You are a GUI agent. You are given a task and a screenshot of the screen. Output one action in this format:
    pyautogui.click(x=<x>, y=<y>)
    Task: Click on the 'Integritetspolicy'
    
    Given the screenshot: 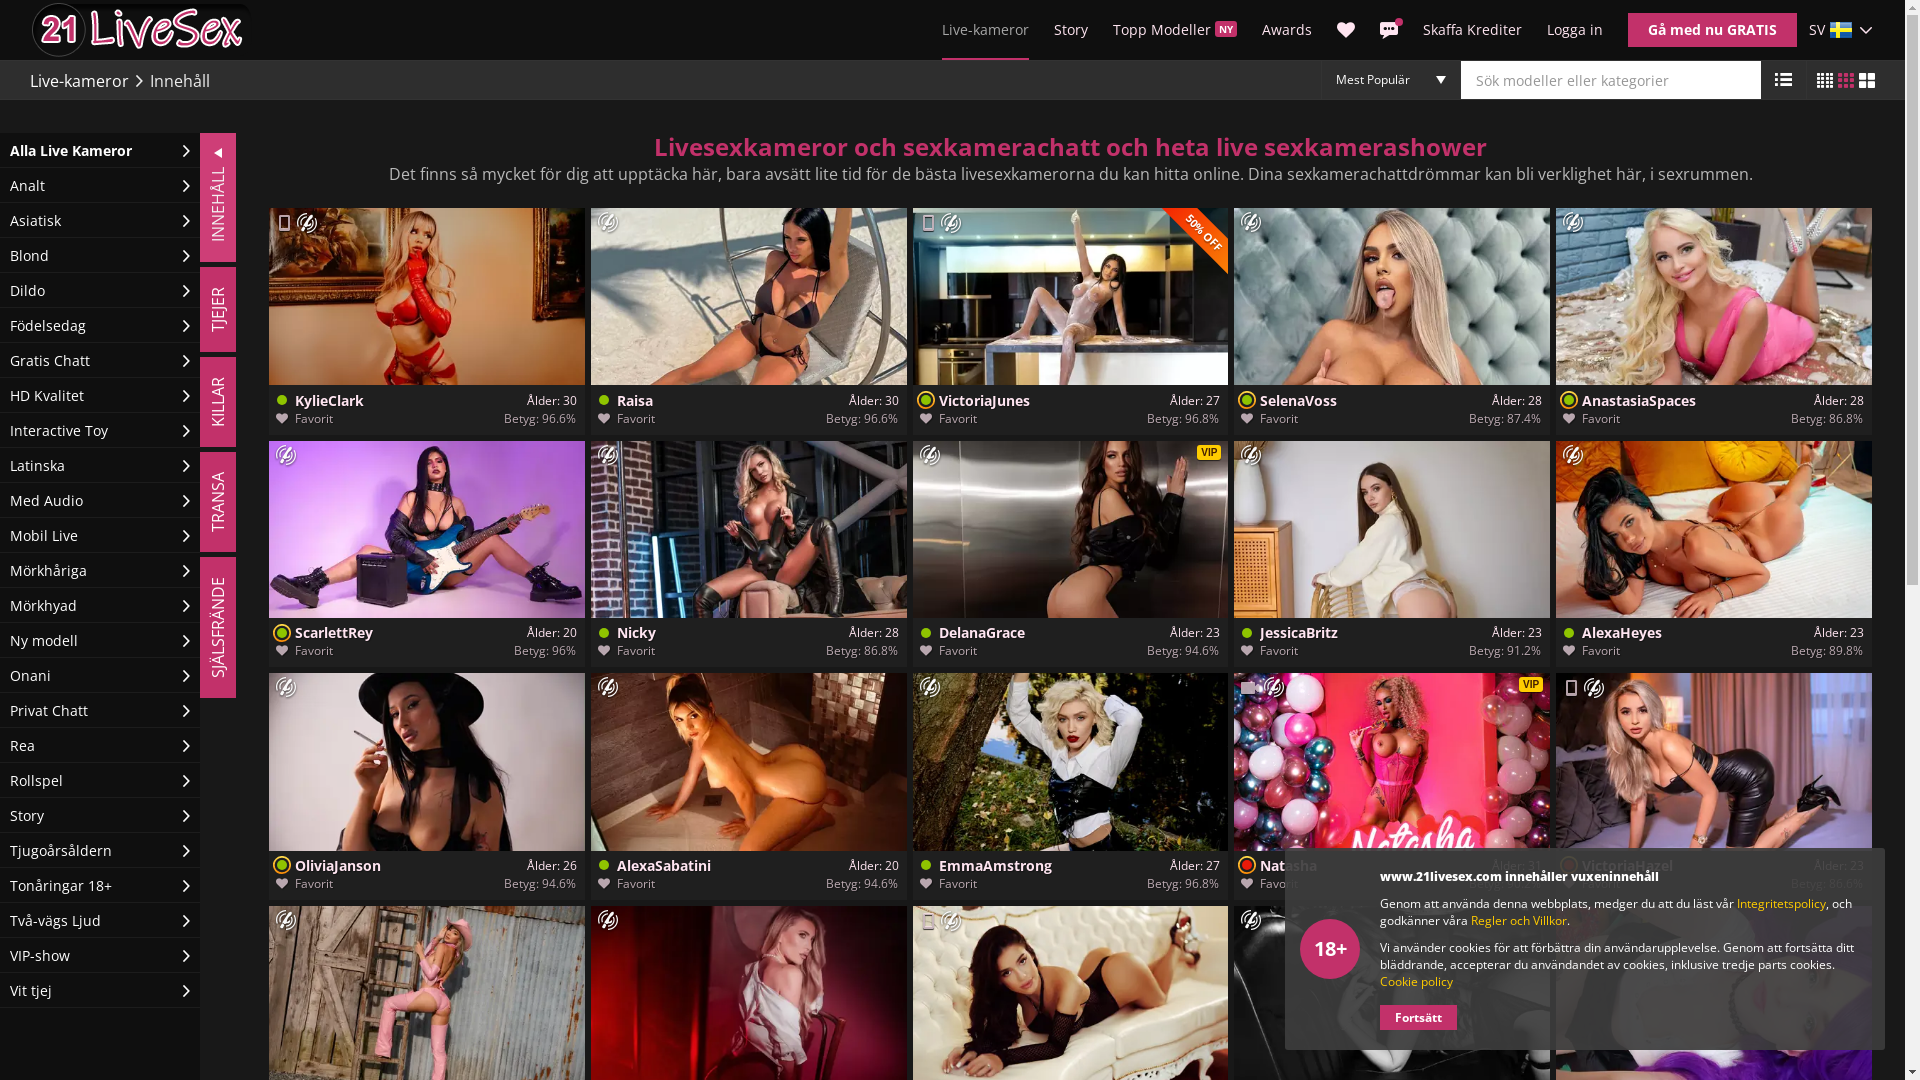 What is the action you would take?
    pyautogui.click(x=1781, y=903)
    